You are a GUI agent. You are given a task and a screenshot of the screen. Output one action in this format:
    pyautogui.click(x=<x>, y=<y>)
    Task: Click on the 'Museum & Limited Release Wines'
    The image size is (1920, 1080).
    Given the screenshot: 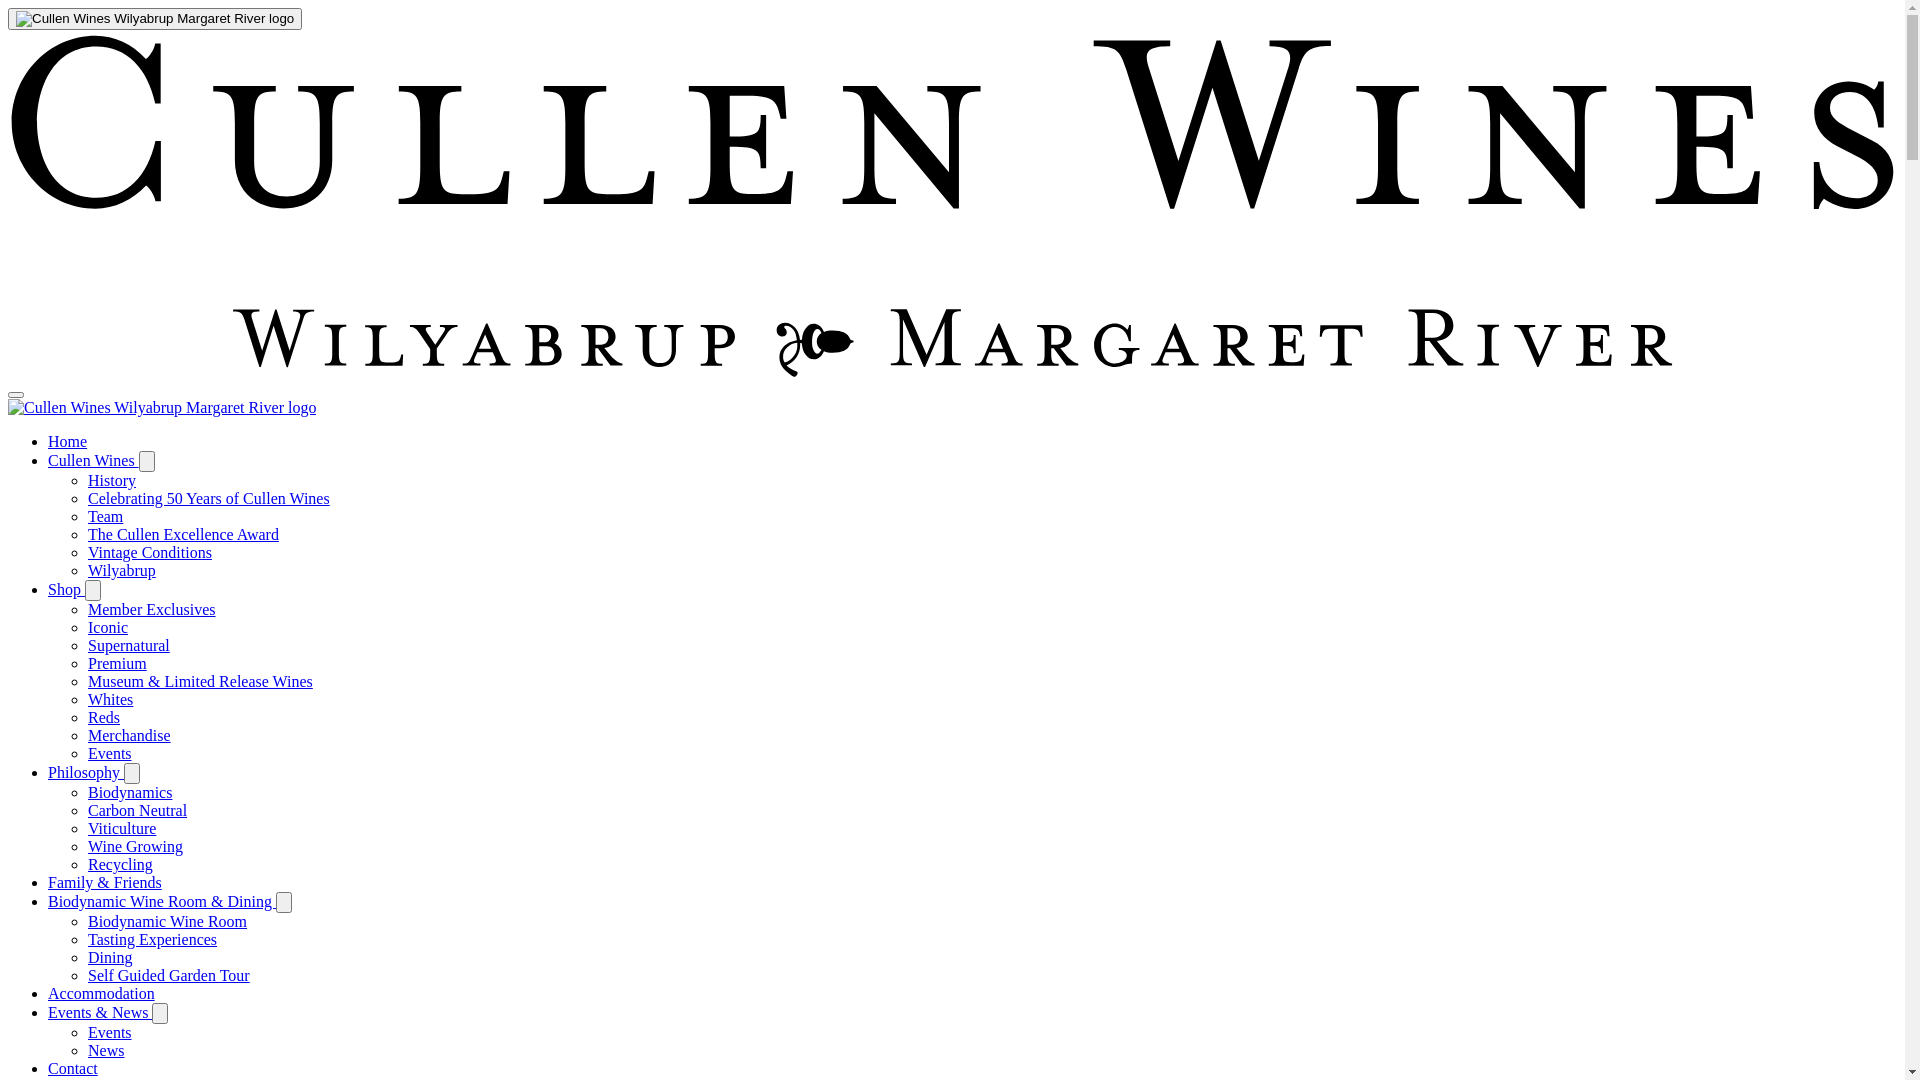 What is the action you would take?
    pyautogui.click(x=200, y=680)
    